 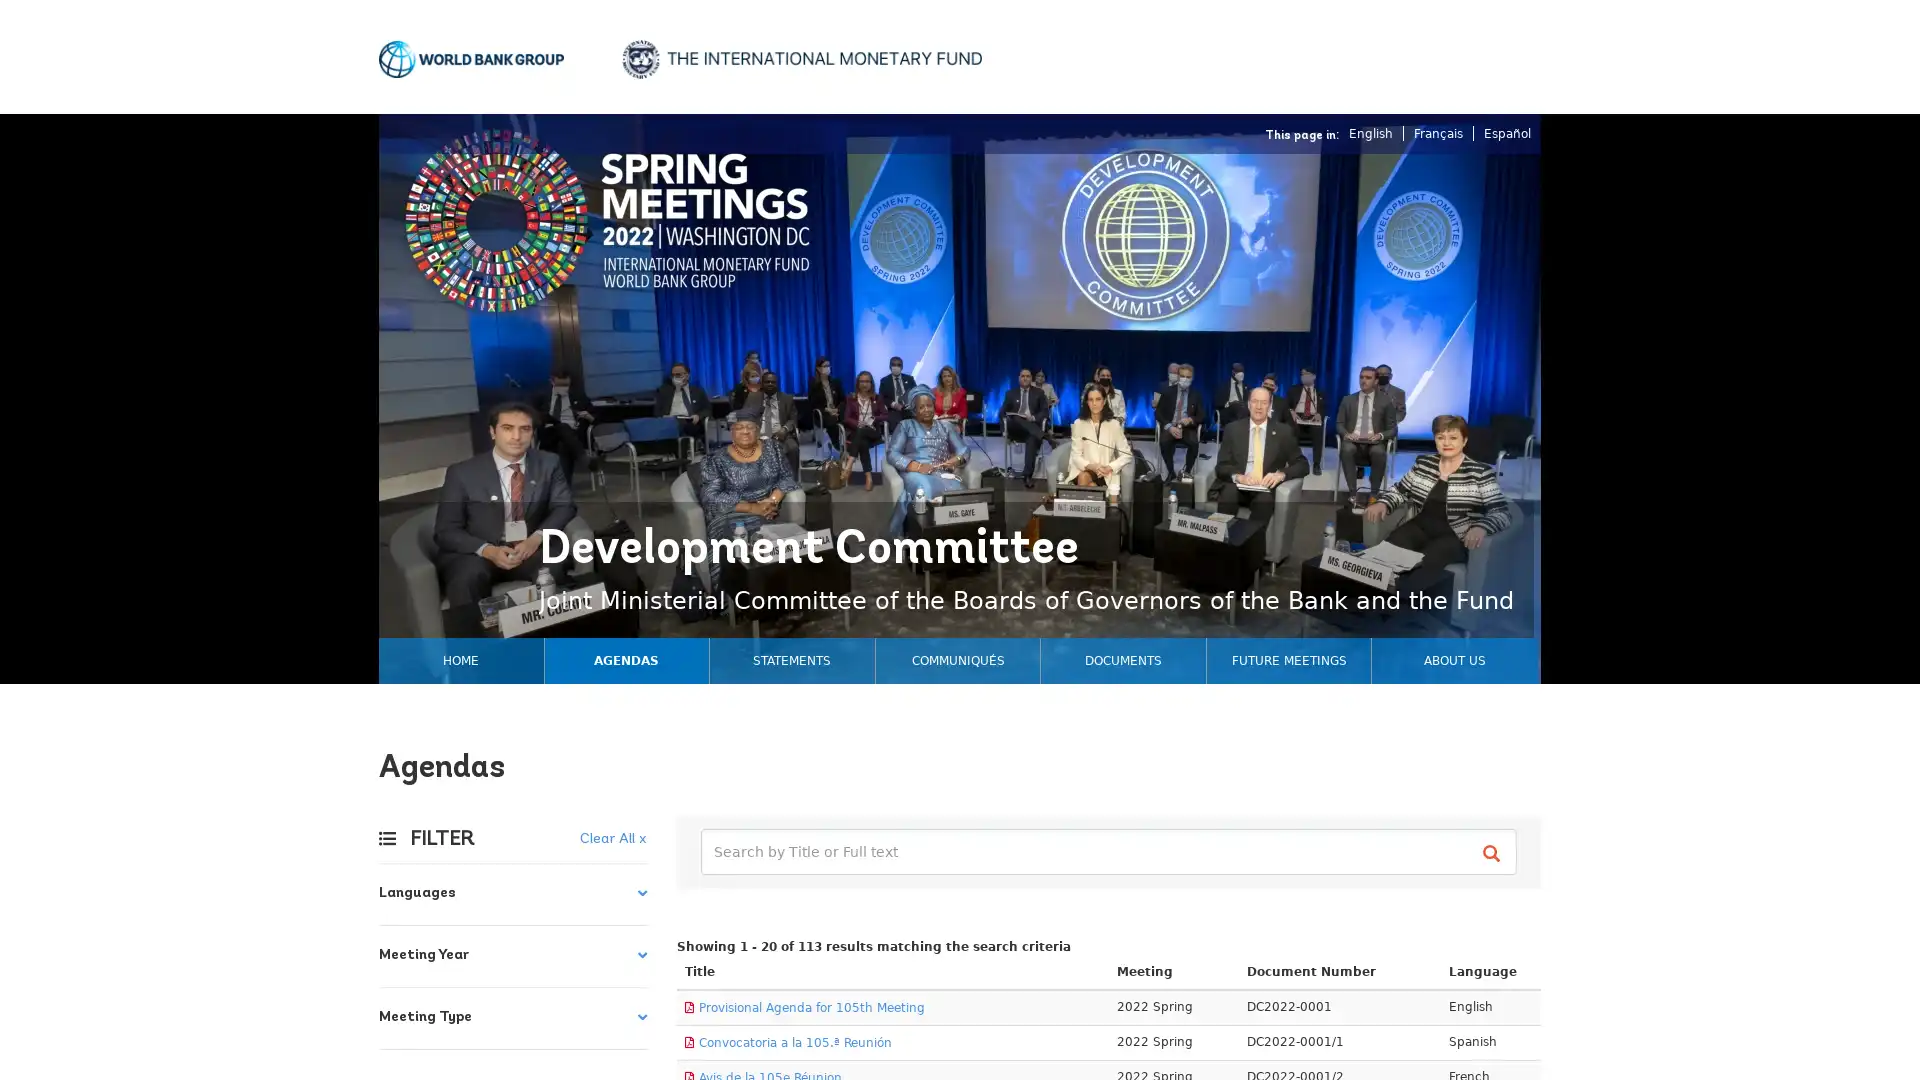 I want to click on <i class="fas fa-search"></i>, so click(x=1495, y=853).